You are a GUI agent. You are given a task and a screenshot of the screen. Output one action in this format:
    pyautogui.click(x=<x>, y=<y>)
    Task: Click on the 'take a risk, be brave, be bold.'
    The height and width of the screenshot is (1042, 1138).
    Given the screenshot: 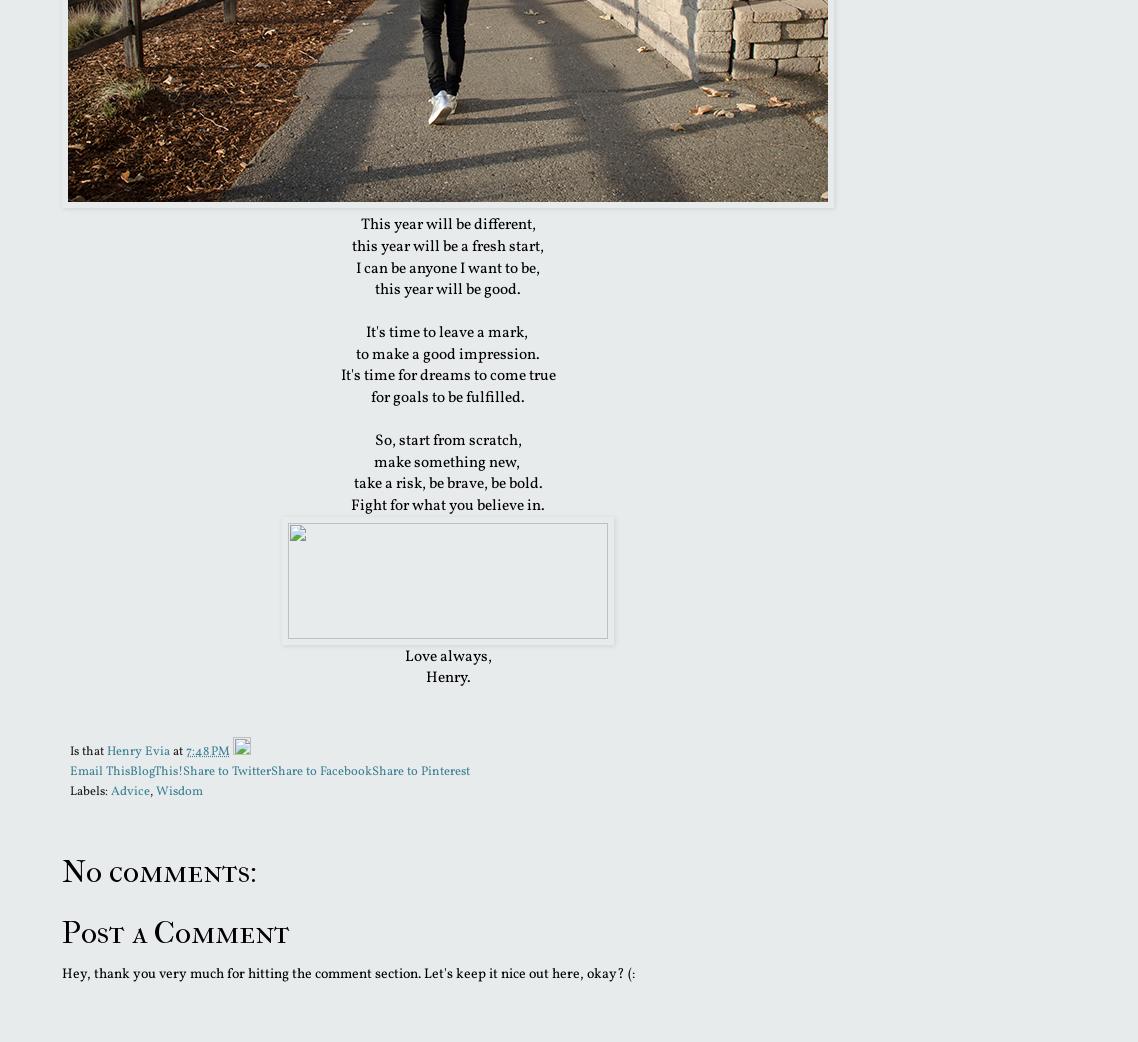 What is the action you would take?
    pyautogui.click(x=353, y=484)
    